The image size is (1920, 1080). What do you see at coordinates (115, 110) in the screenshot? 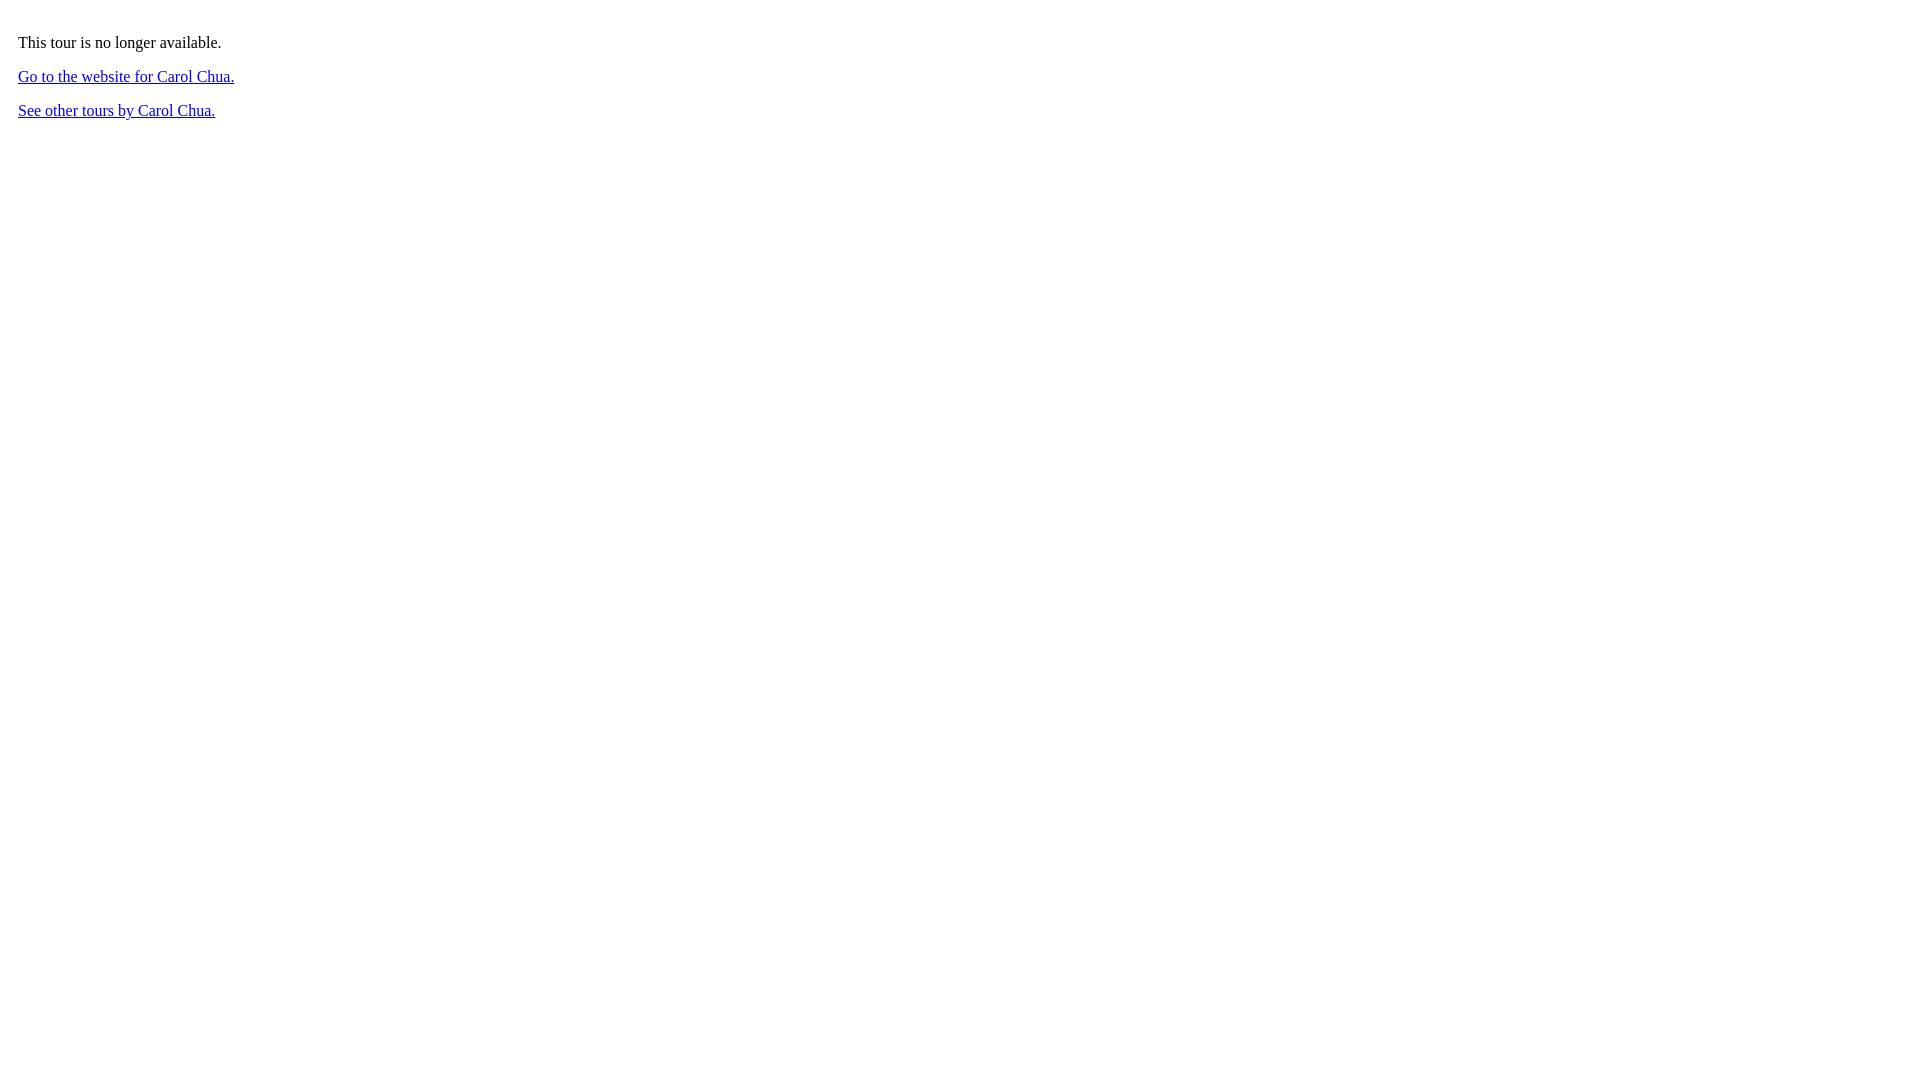
I see `'See other tours by Carol Chua.'` at bounding box center [115, 110].